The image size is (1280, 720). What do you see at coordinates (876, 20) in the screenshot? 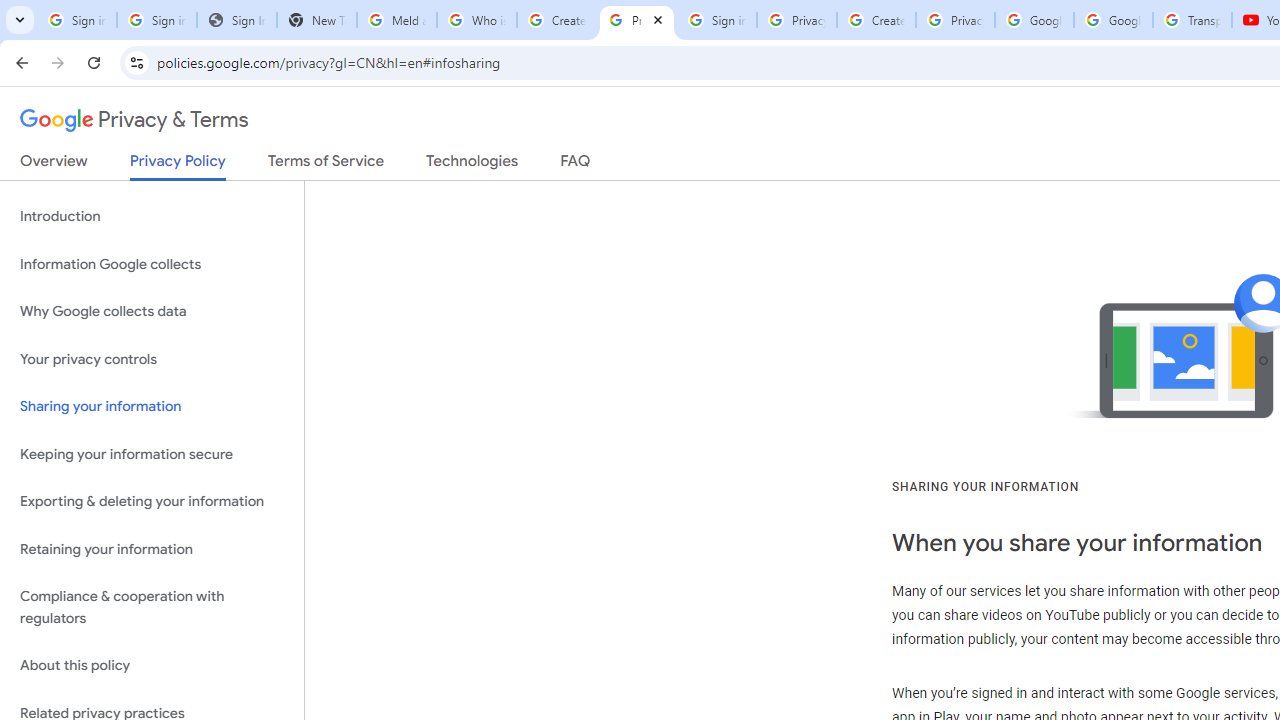
I see `'Create your Google Account'` at bounding box center [876, 20].